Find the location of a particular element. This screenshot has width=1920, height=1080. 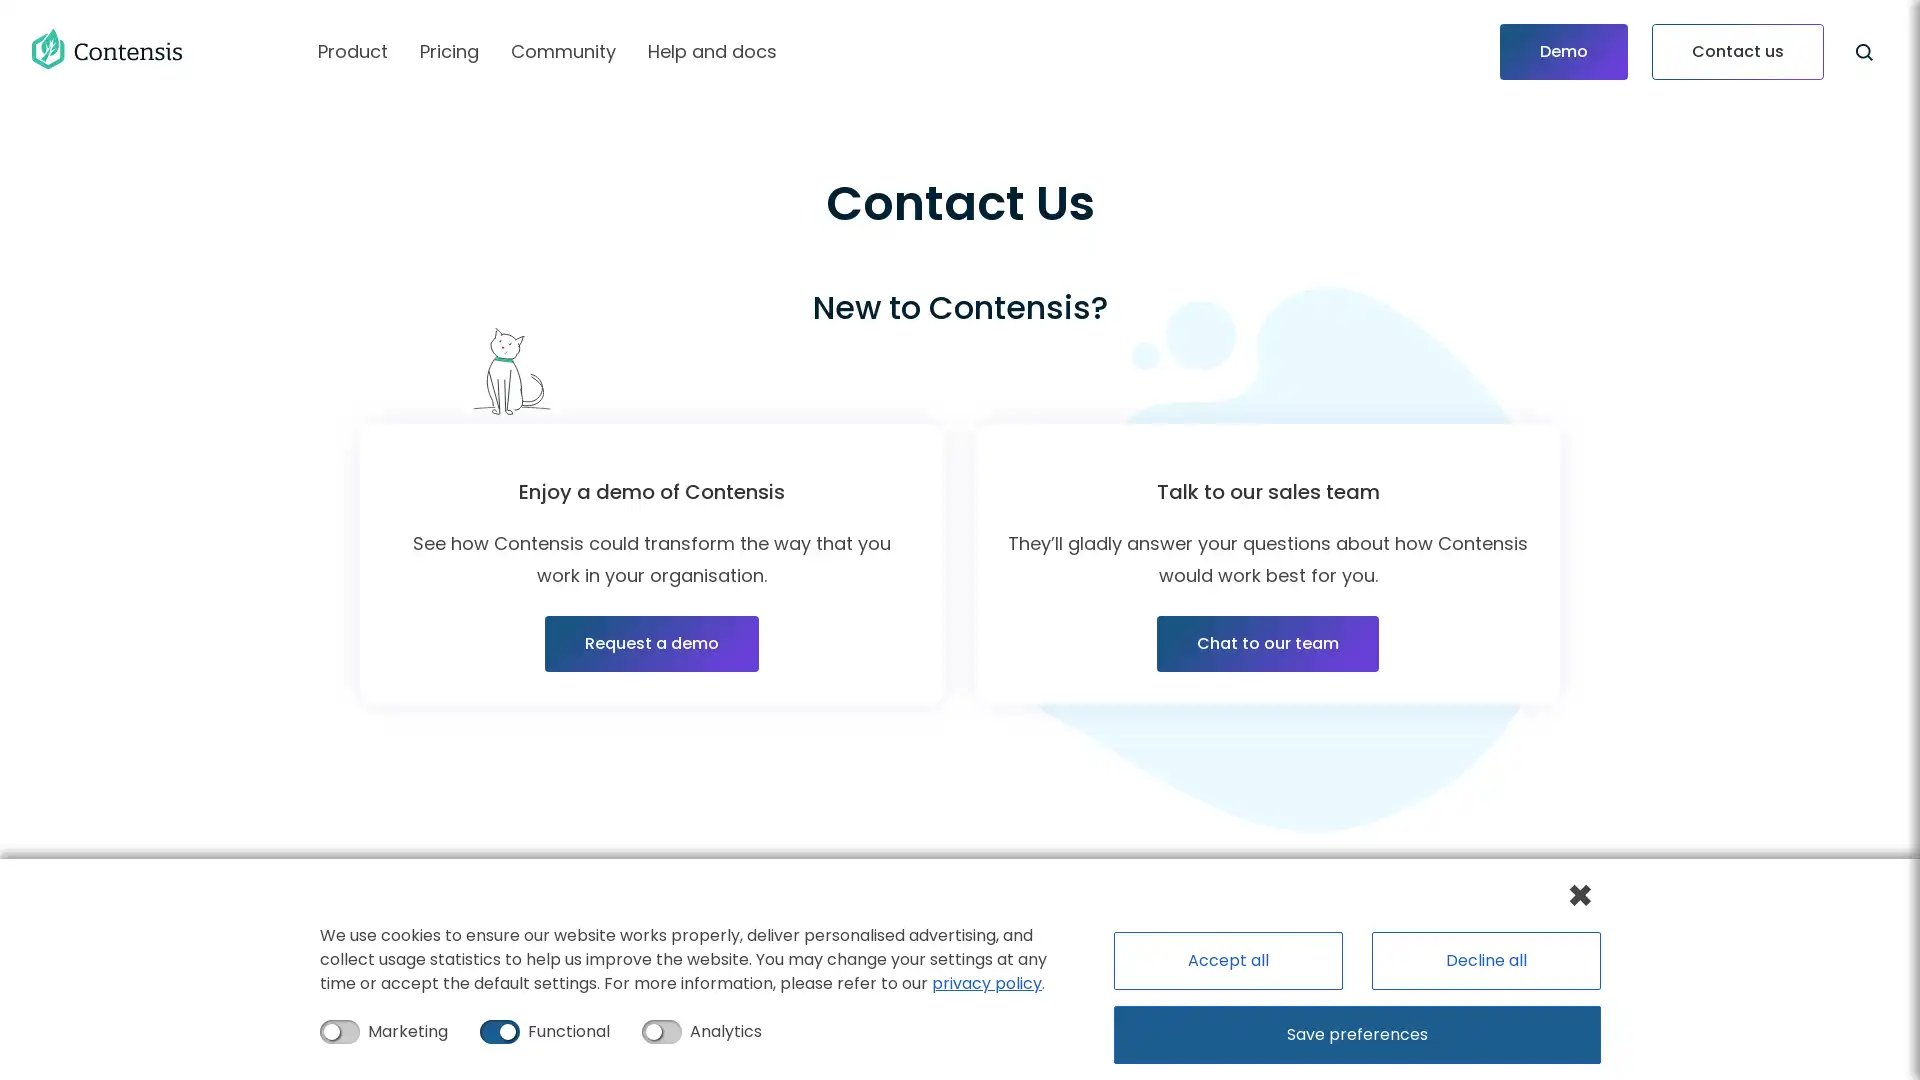

Decline all is located at coordinates (1484, 959).